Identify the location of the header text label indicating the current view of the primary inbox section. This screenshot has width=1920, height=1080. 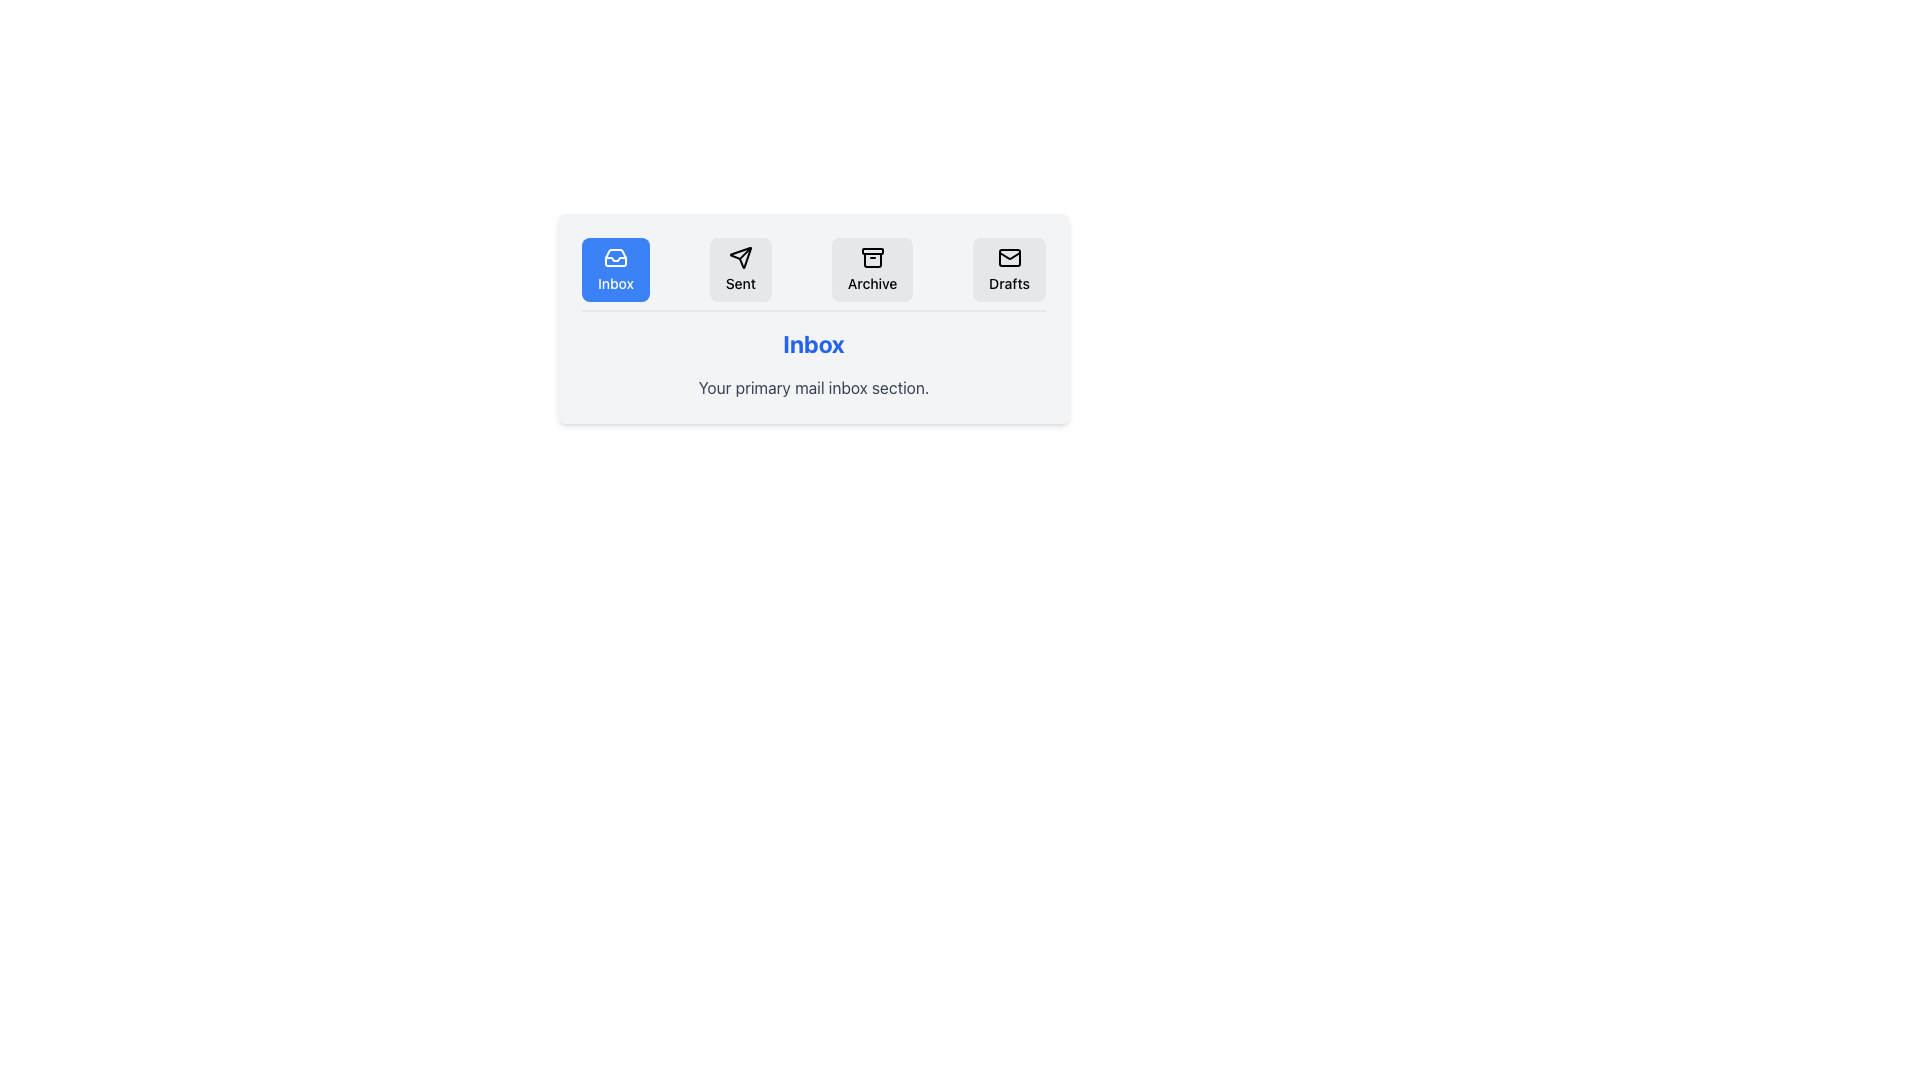
(814, 342).